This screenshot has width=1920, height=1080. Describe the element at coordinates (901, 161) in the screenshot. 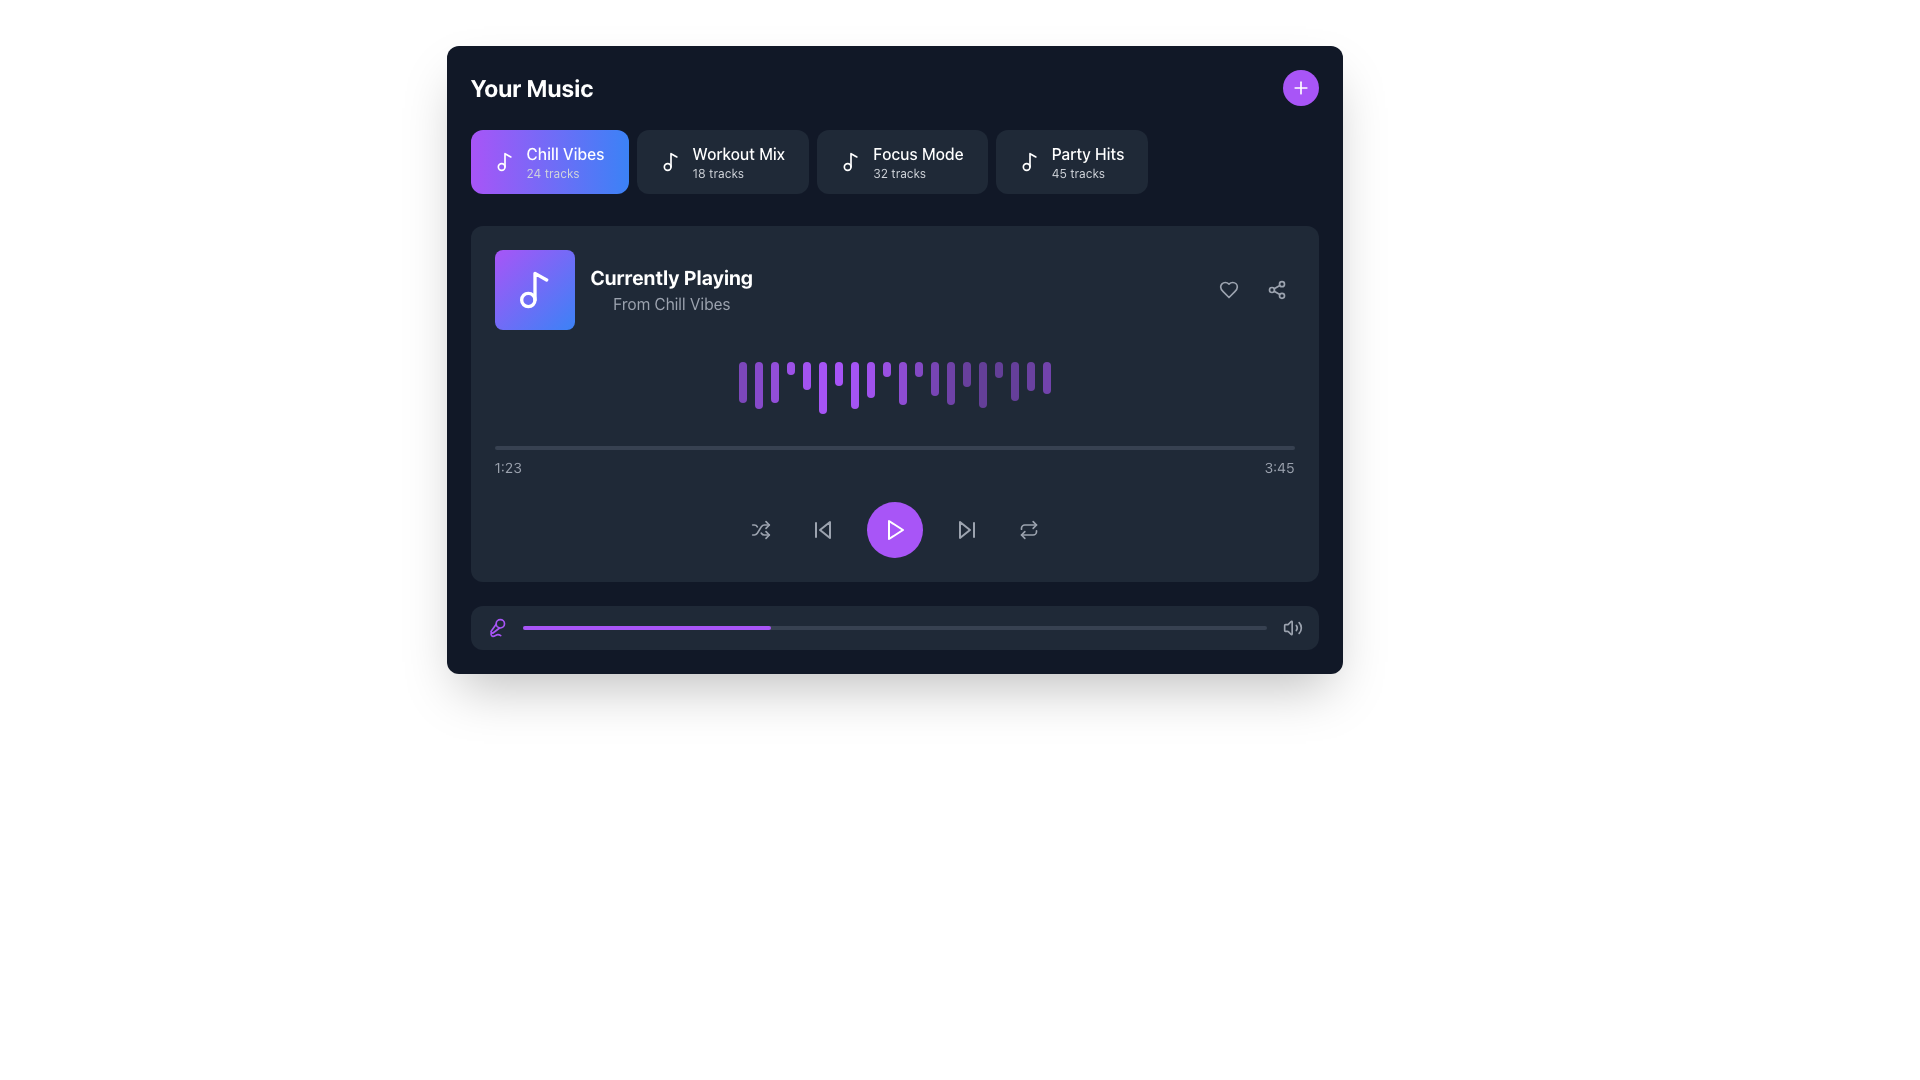

I see `the 'Focus Mode' button` at that location.